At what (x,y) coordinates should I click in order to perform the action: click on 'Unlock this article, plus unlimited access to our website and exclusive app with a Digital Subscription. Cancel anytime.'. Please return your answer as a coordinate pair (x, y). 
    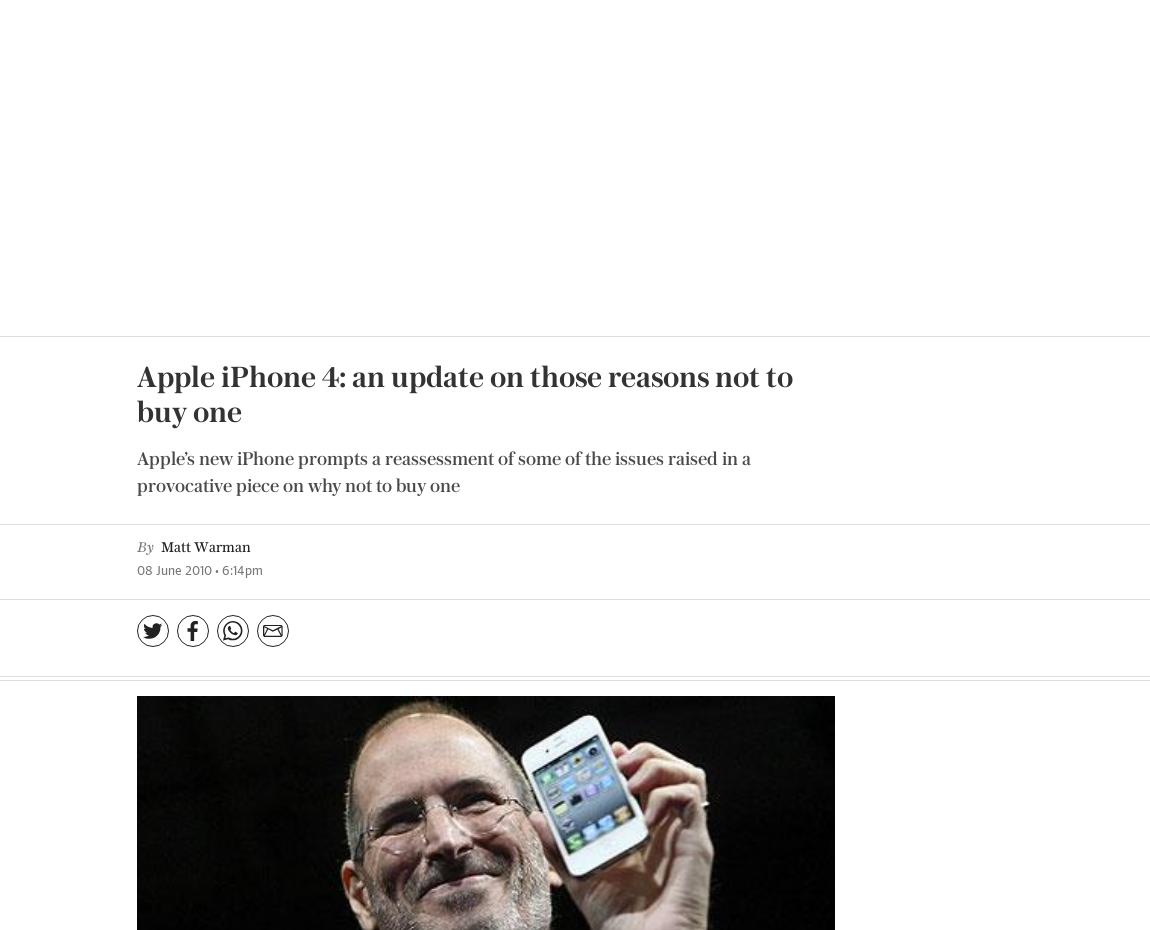
    Looking at the image, I should click on (574, 726).